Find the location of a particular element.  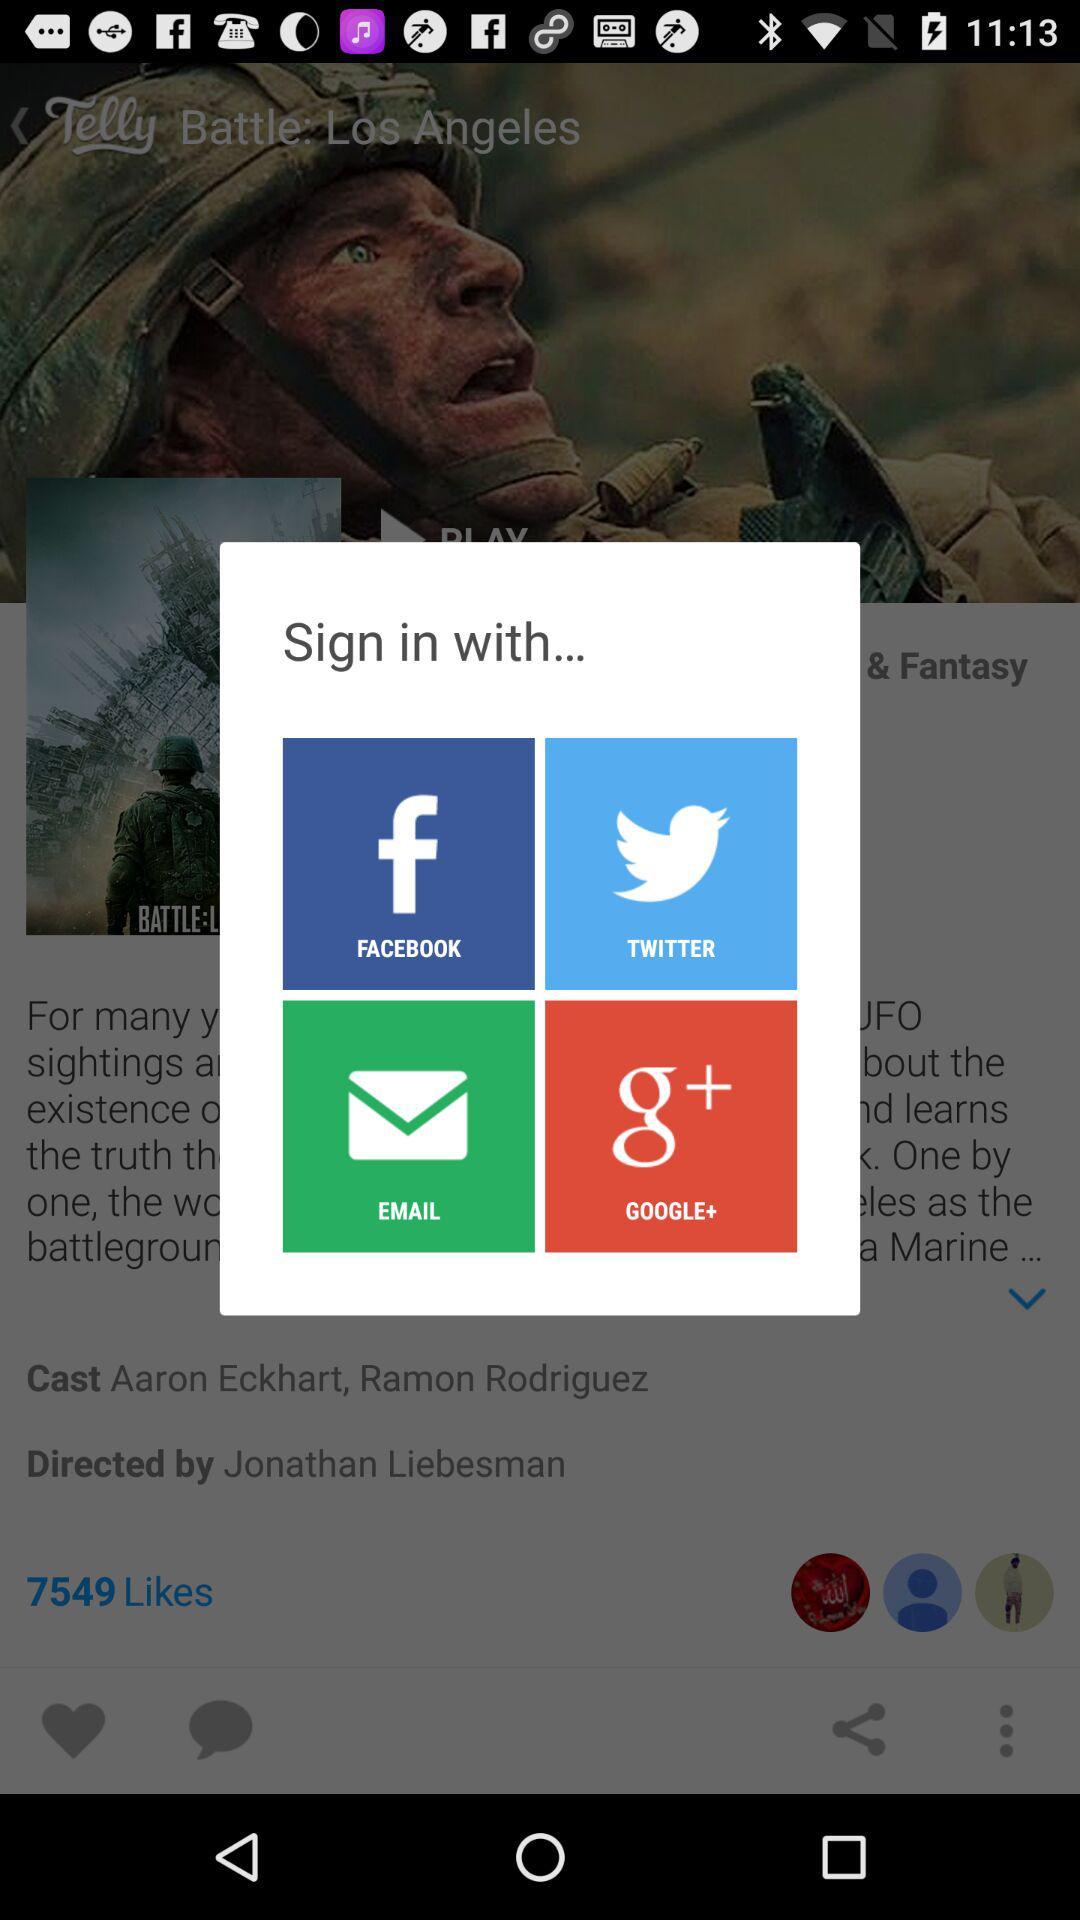

button to the left of twitter icon is located at coordinates (407, 1125).